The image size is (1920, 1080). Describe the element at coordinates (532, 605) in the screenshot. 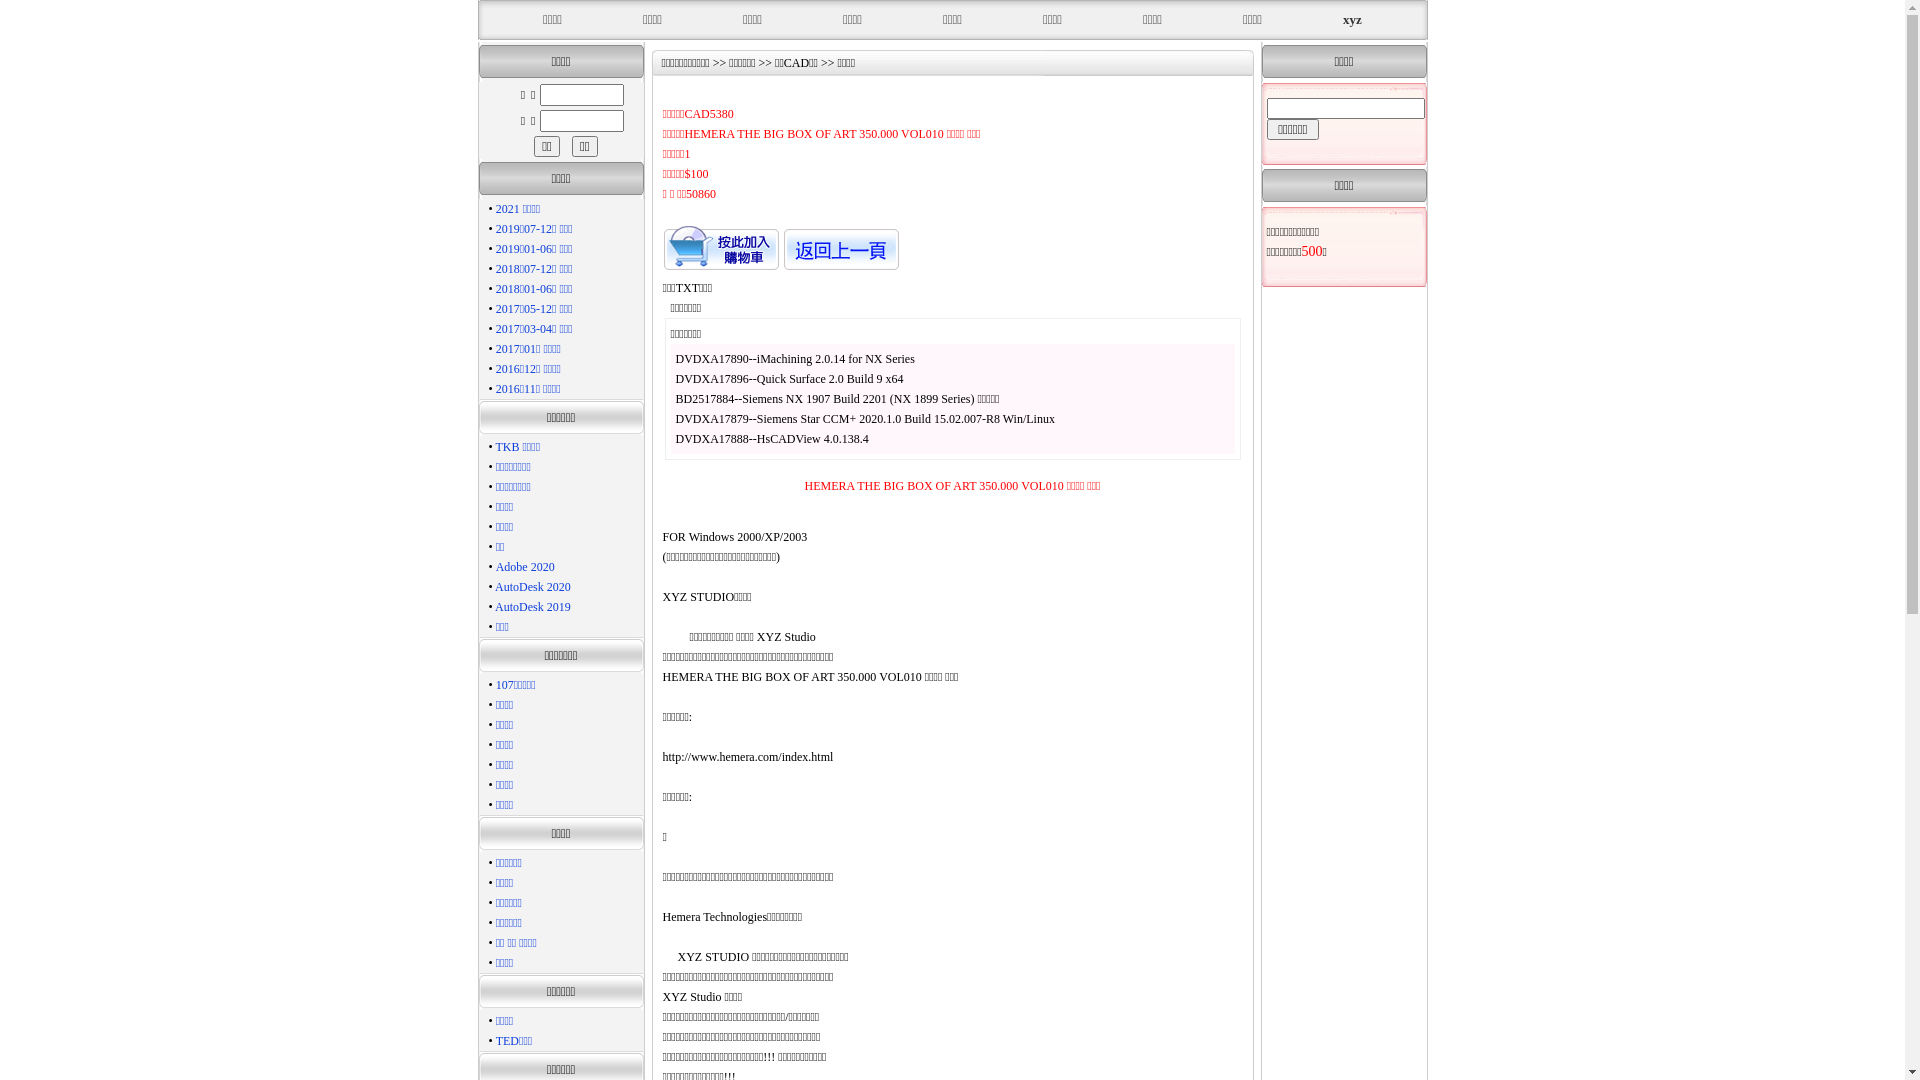

I see `'AutoDesk 2019'` at that location.